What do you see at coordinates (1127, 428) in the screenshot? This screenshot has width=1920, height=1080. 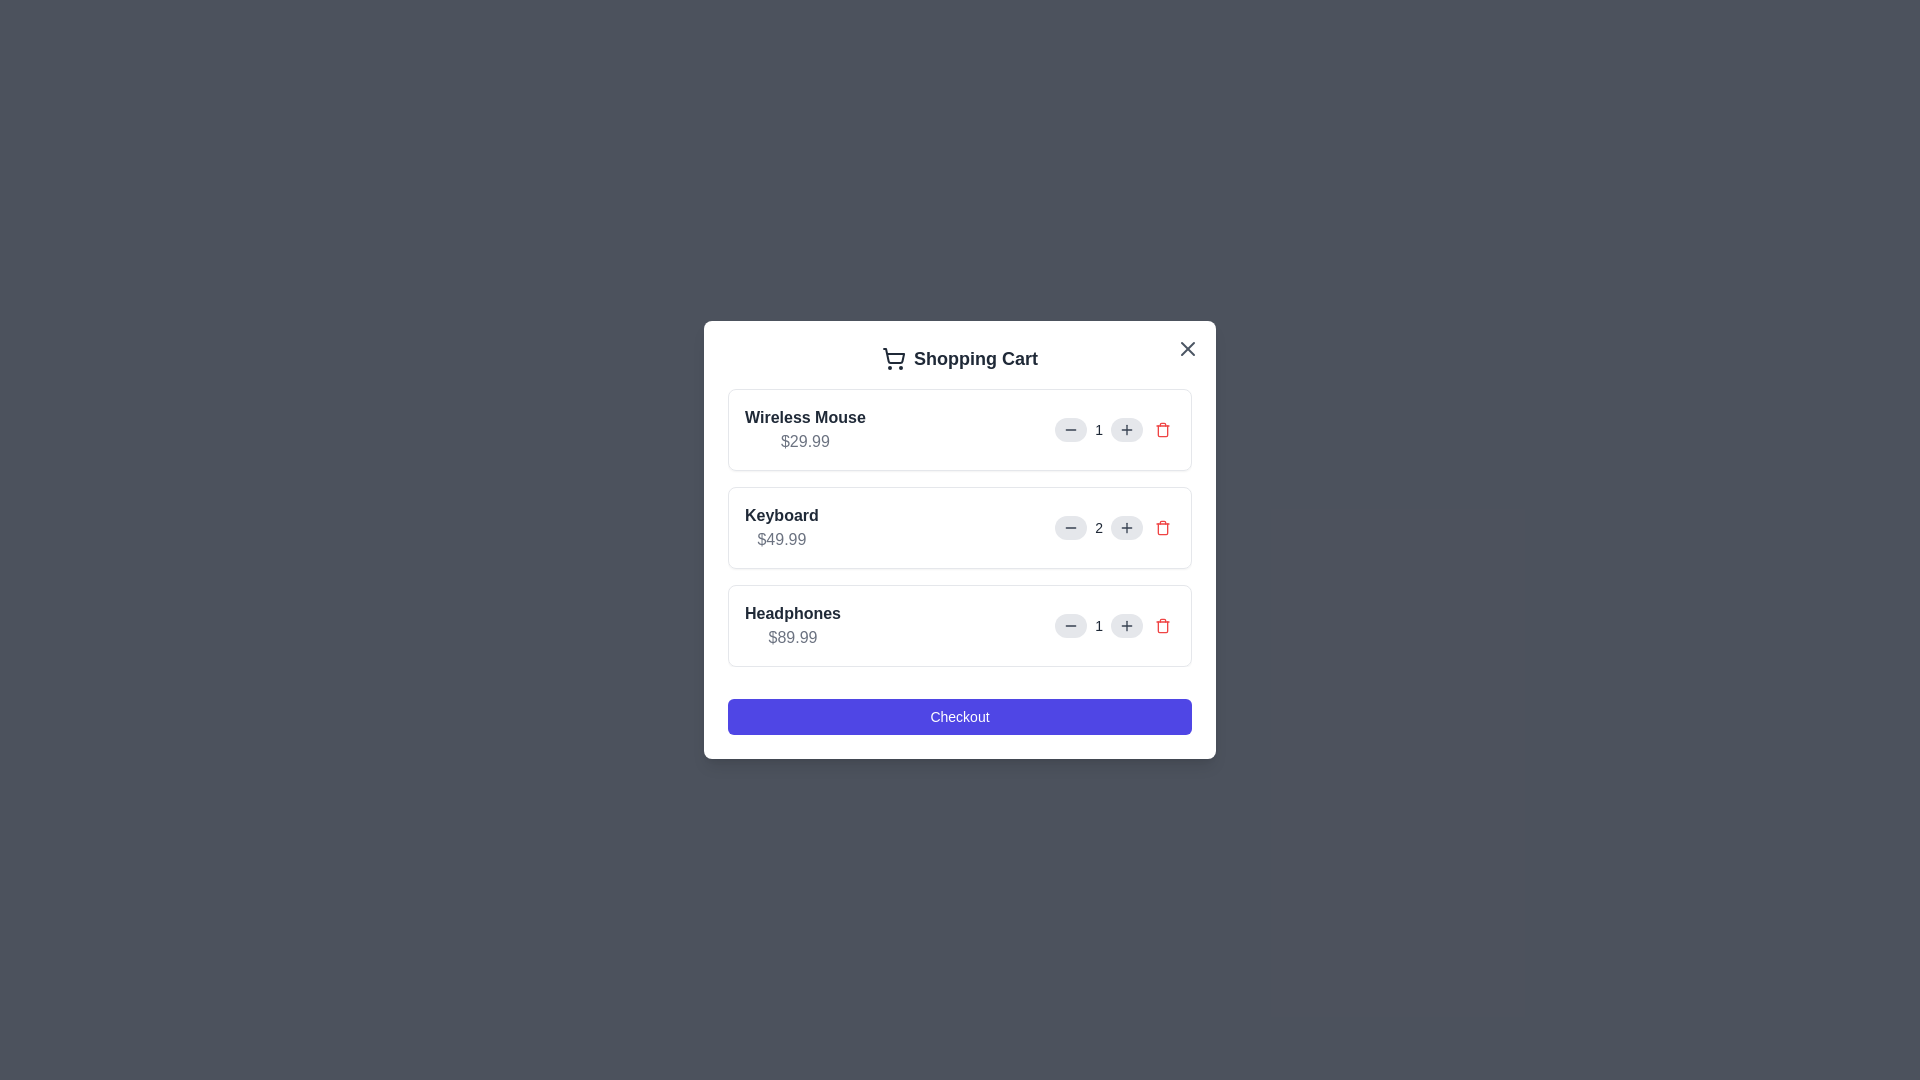 I see `the circular gray button with a plus icon in the 'Shopping Cart' modal next to the 'Wireless Mouse' quantity indicator to increase the quantity` at bounding box center [1127, 428].